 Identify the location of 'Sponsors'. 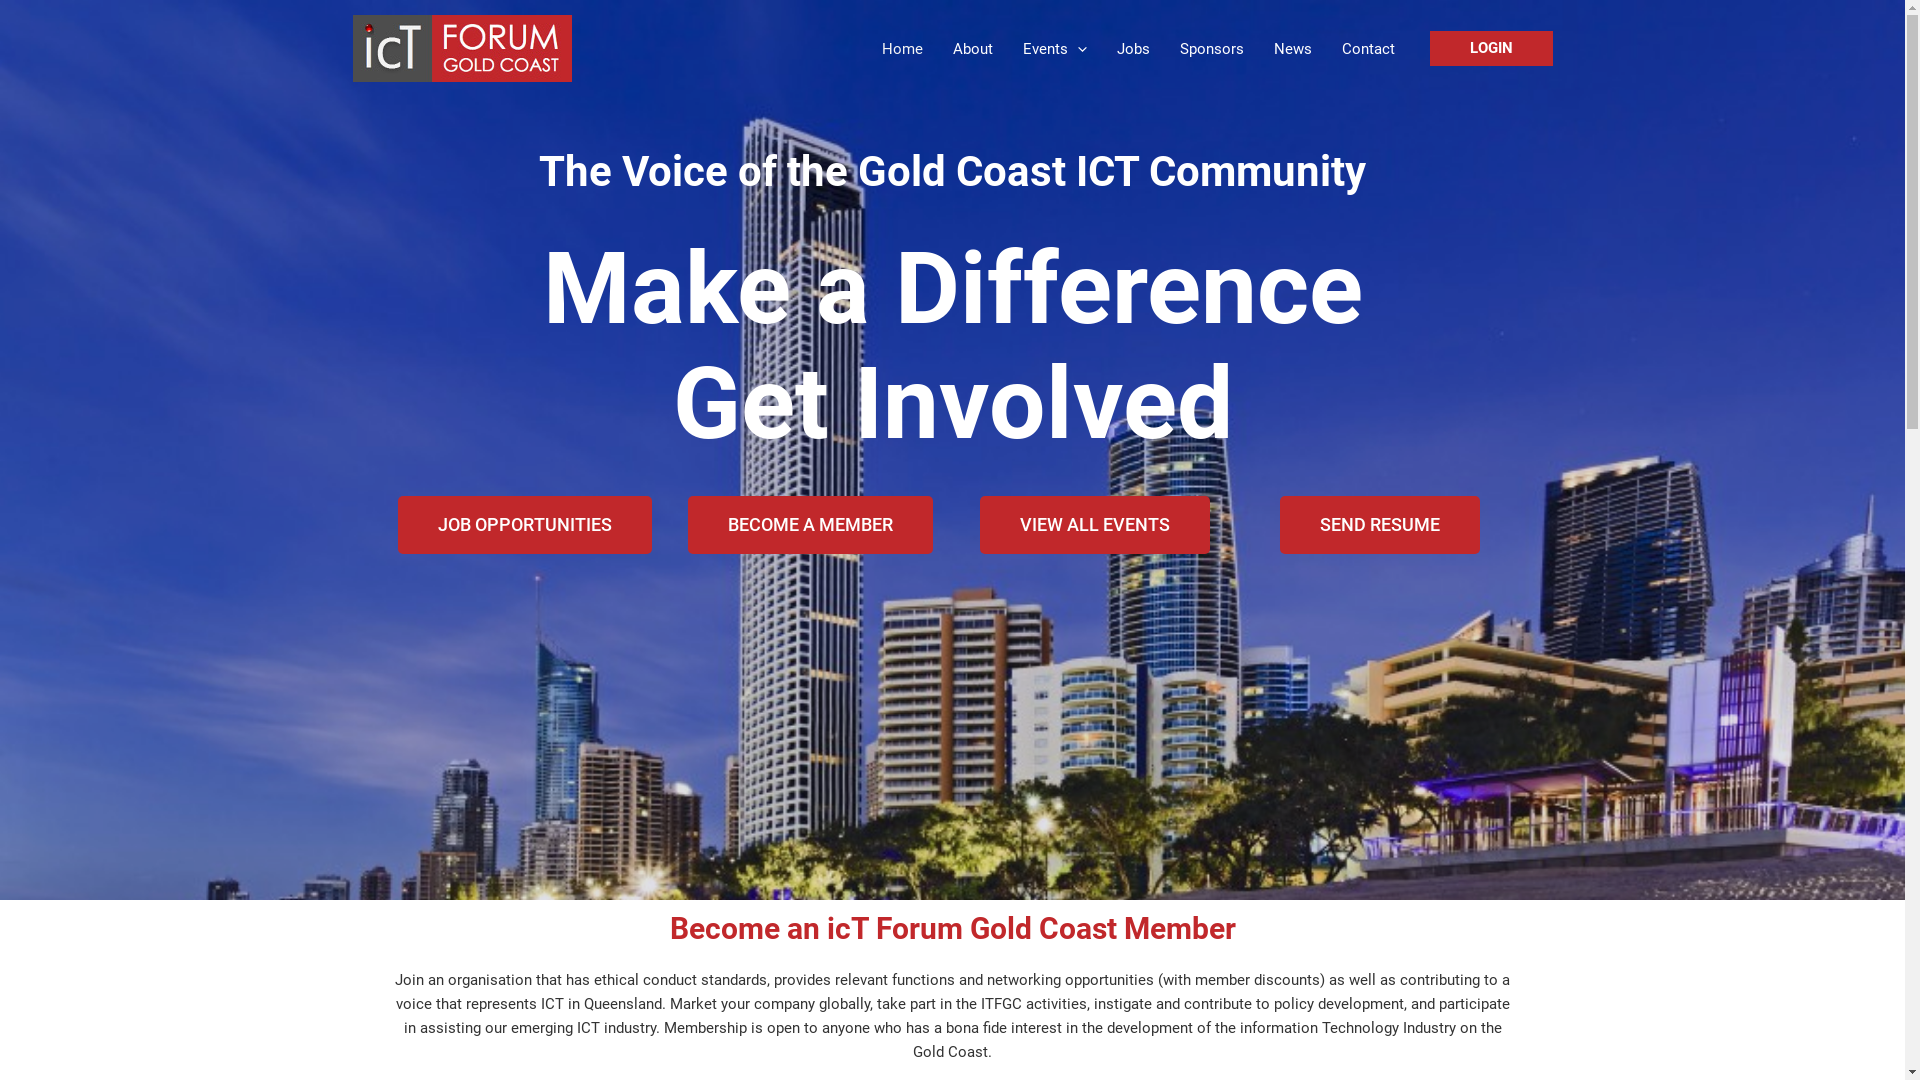
(1209, 48).